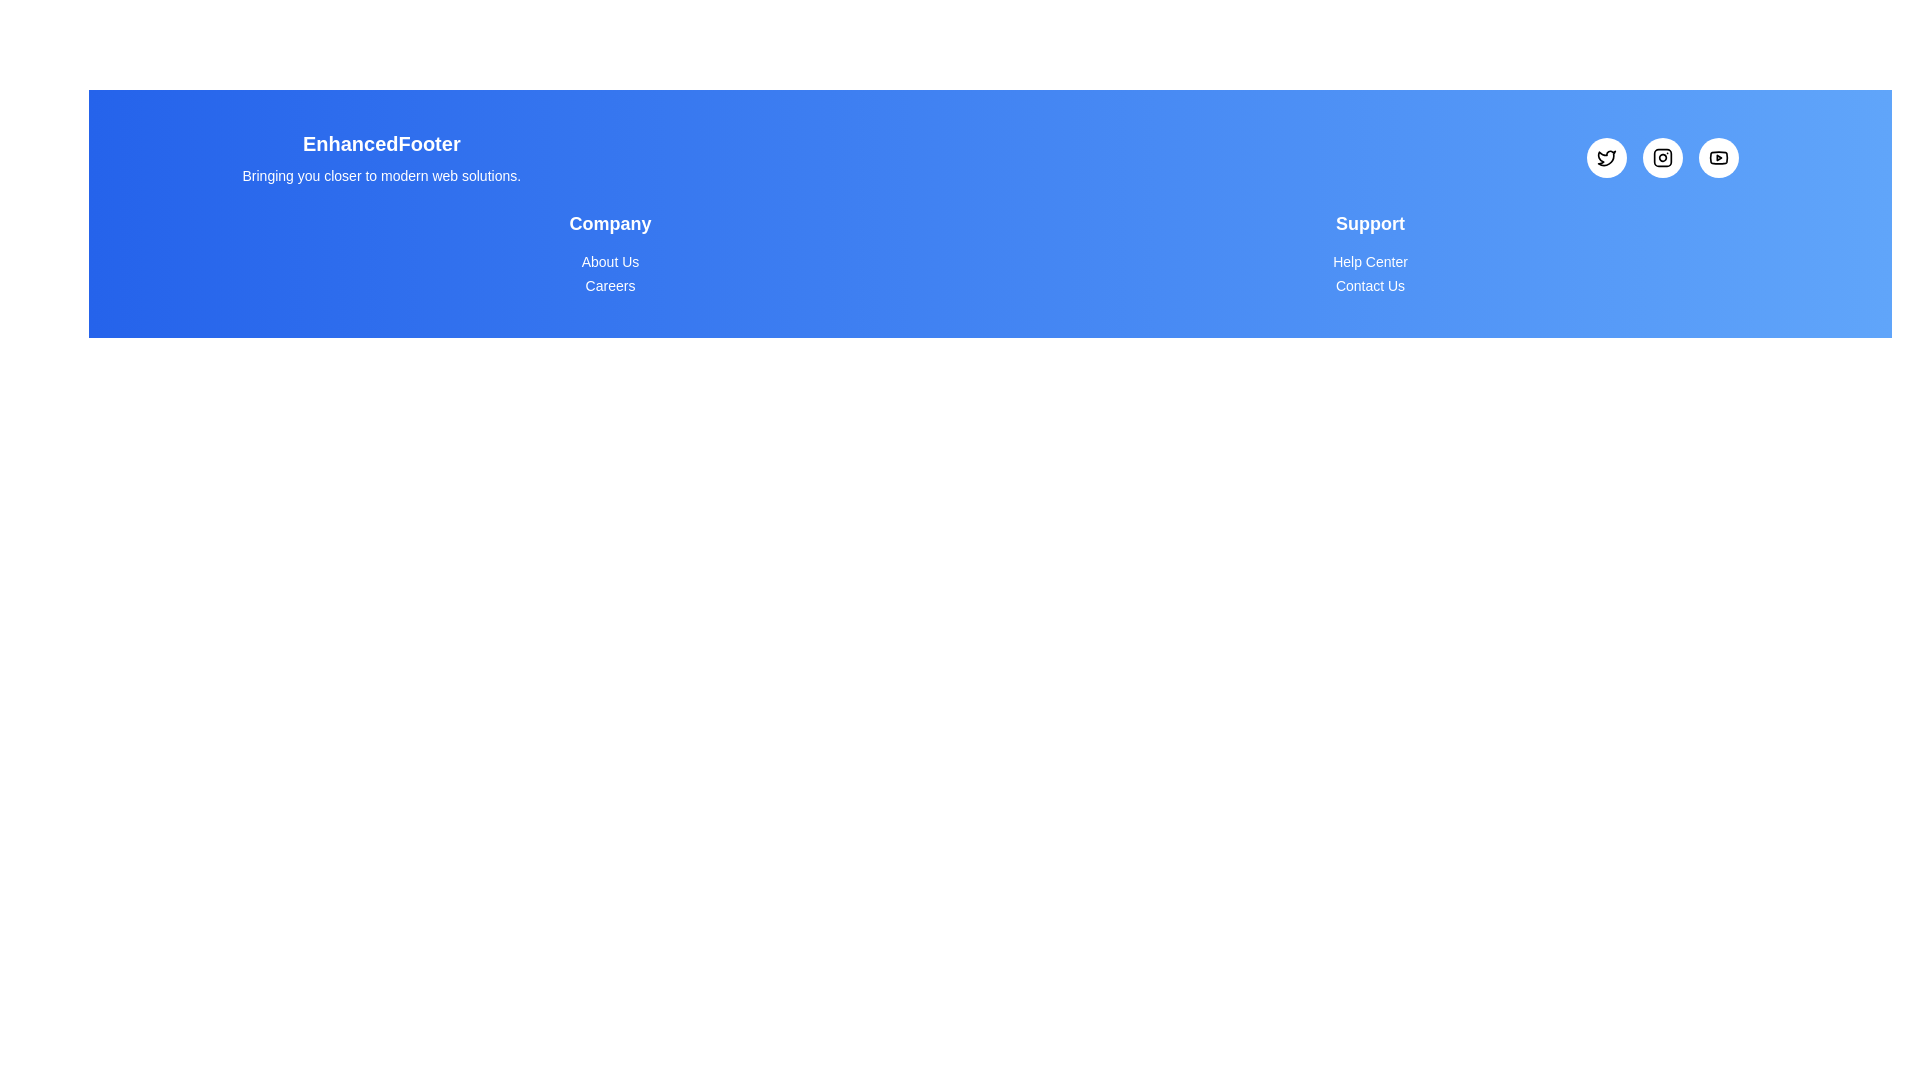  I want to click on the 'Help Center' and 'Contact Us' links in the 'Support' section, so click(1369, 253).